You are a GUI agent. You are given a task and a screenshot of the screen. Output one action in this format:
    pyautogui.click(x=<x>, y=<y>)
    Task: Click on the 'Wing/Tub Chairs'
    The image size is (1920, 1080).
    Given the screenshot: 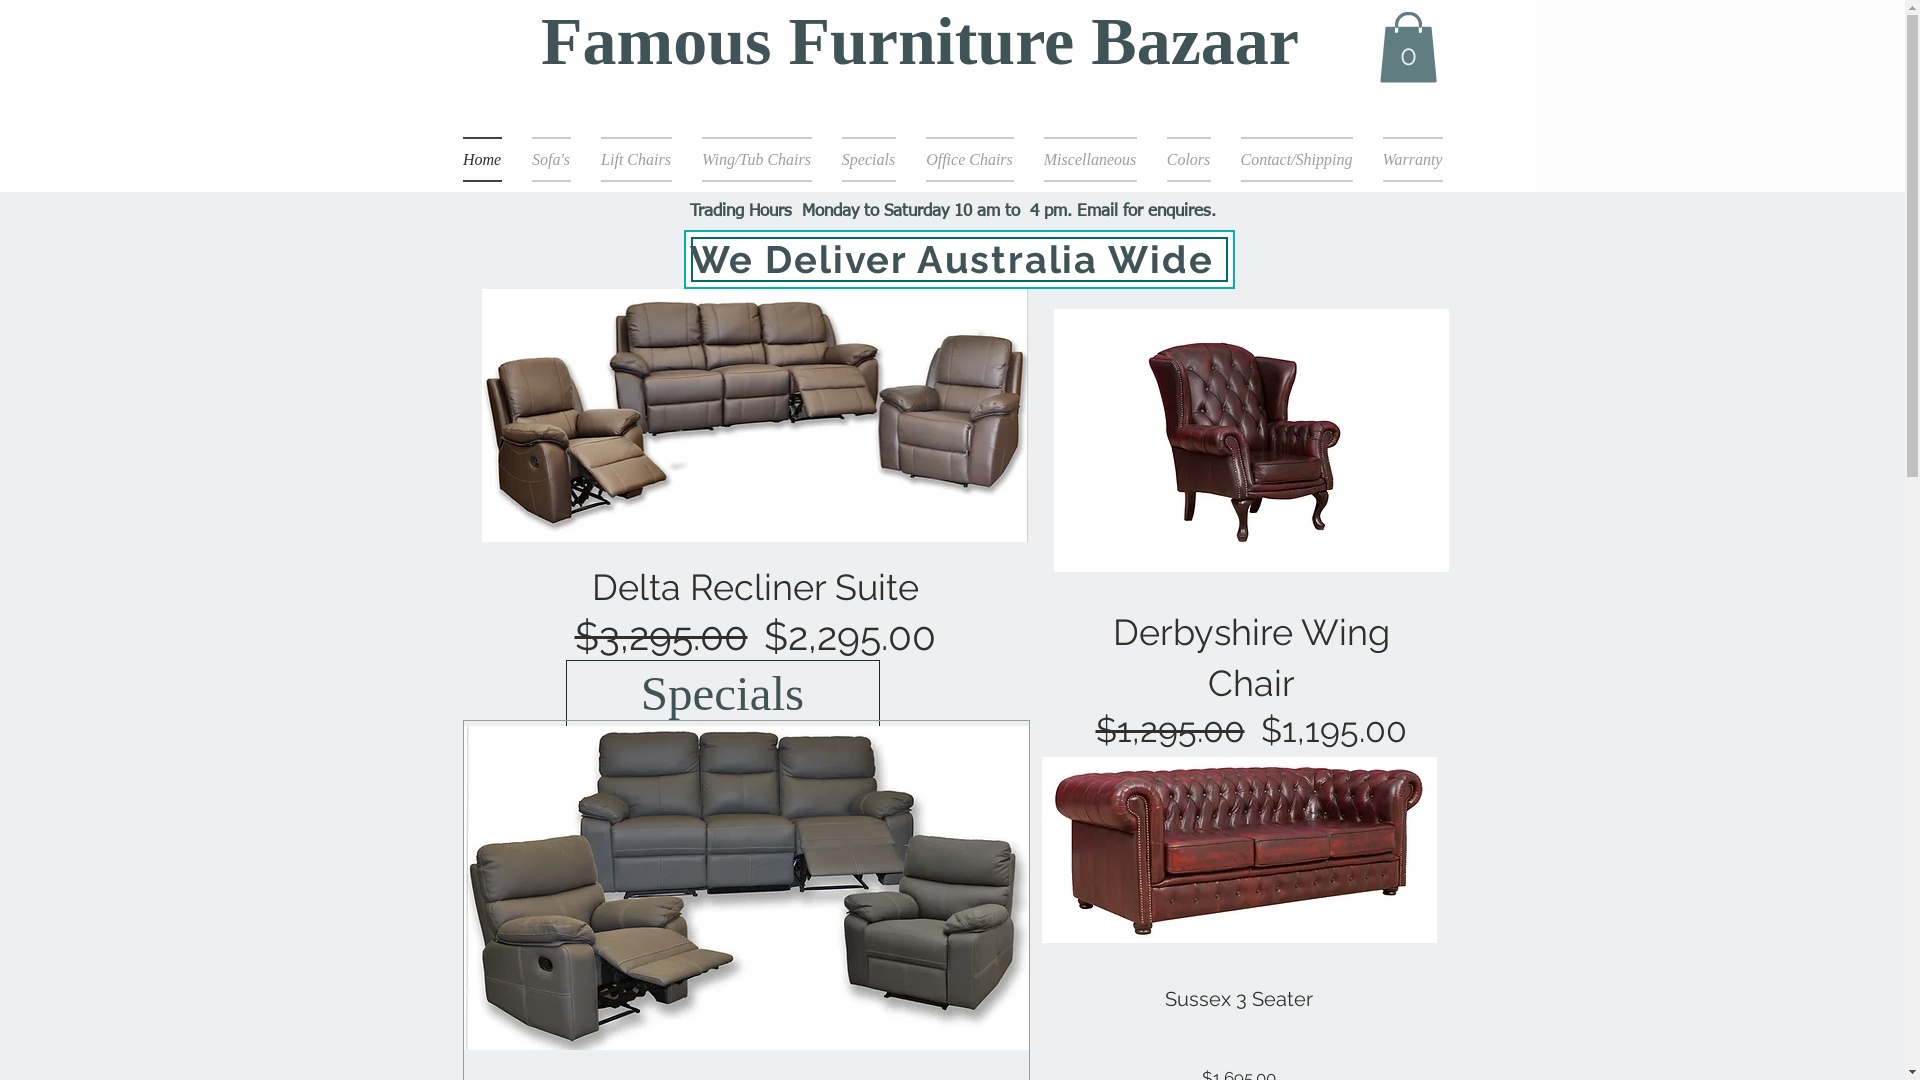 What is the action you would take?
    pyautogui.click(x=755, y=158)
    